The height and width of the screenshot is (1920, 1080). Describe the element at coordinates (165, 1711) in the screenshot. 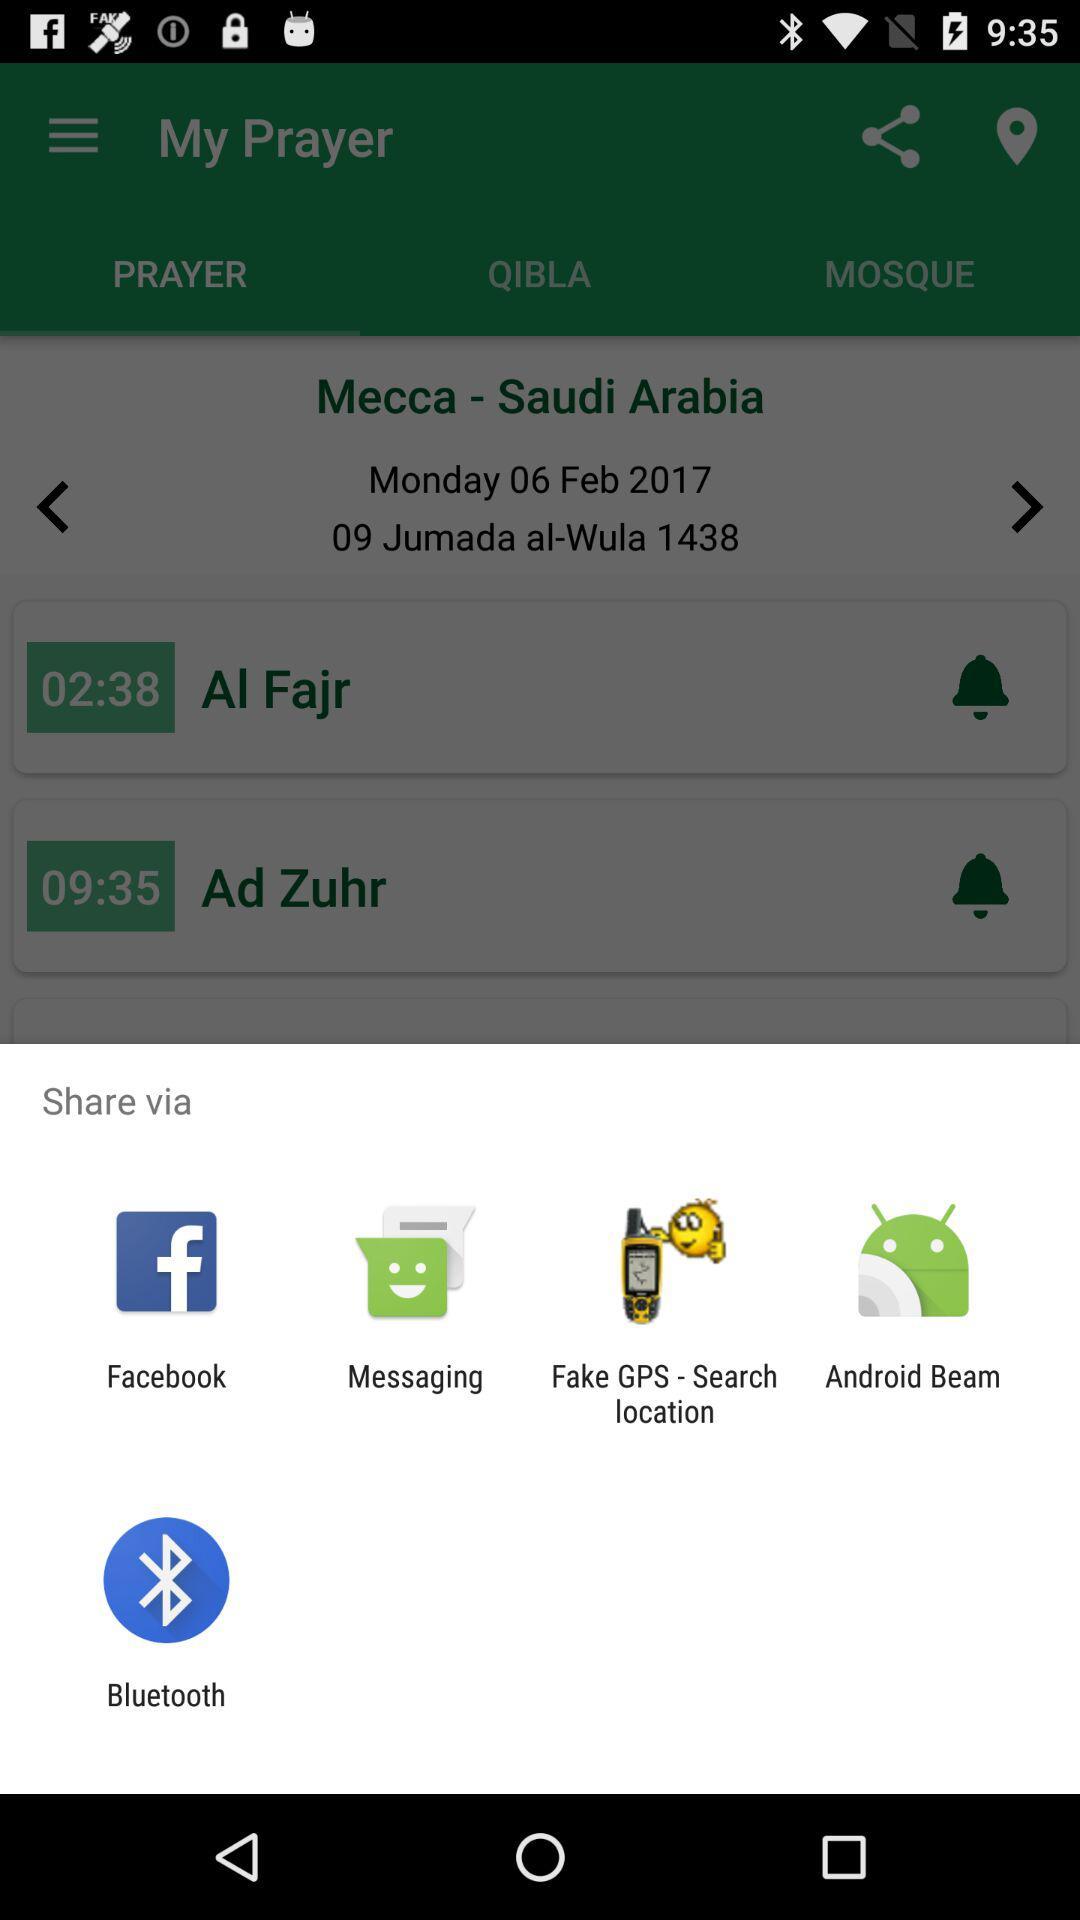

I see `the bluetooth` at that location.